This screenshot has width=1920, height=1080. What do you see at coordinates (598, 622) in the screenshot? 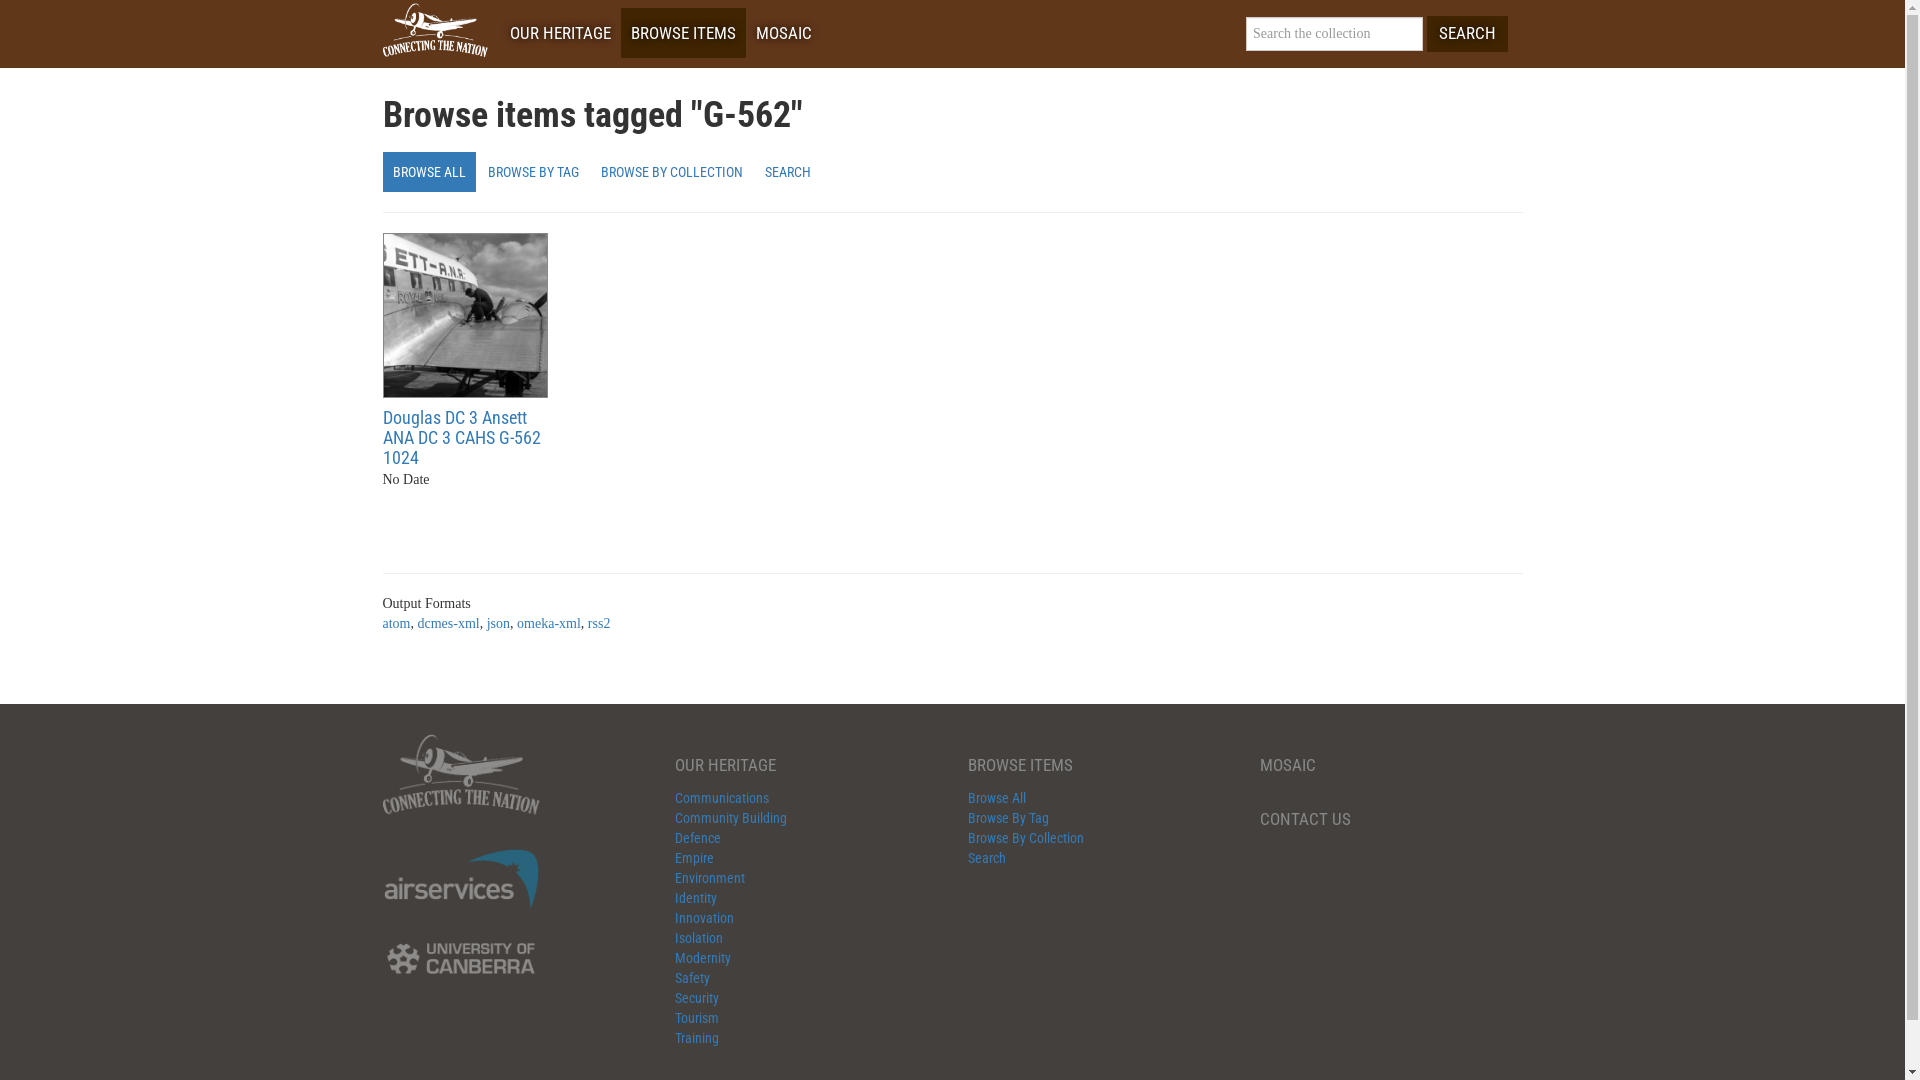
I see `'rss2'` at bounding box center [598, 622].